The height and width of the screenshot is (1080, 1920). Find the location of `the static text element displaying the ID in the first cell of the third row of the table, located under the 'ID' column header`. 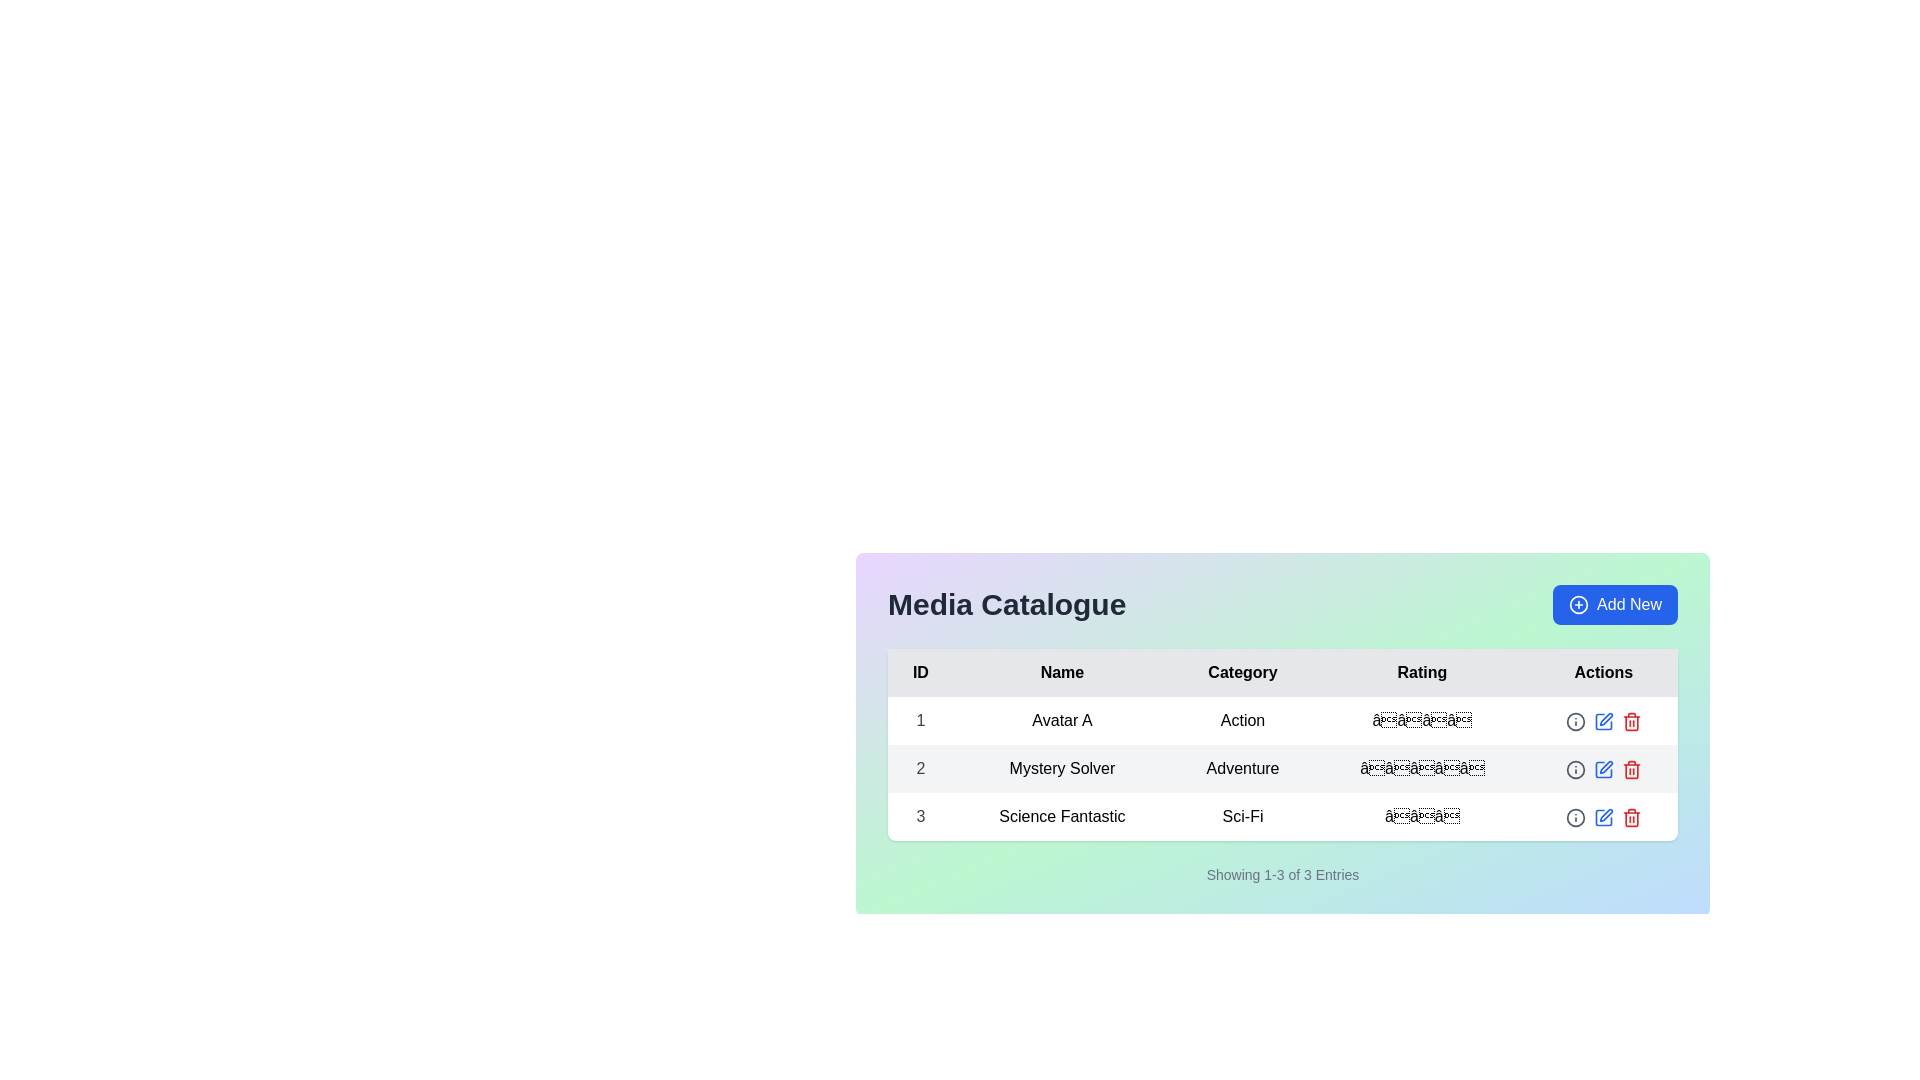

the static text element displaying the ID in the first cell of the third row of the table, located under the 'ID' column header is located at coordinates (920, 817).